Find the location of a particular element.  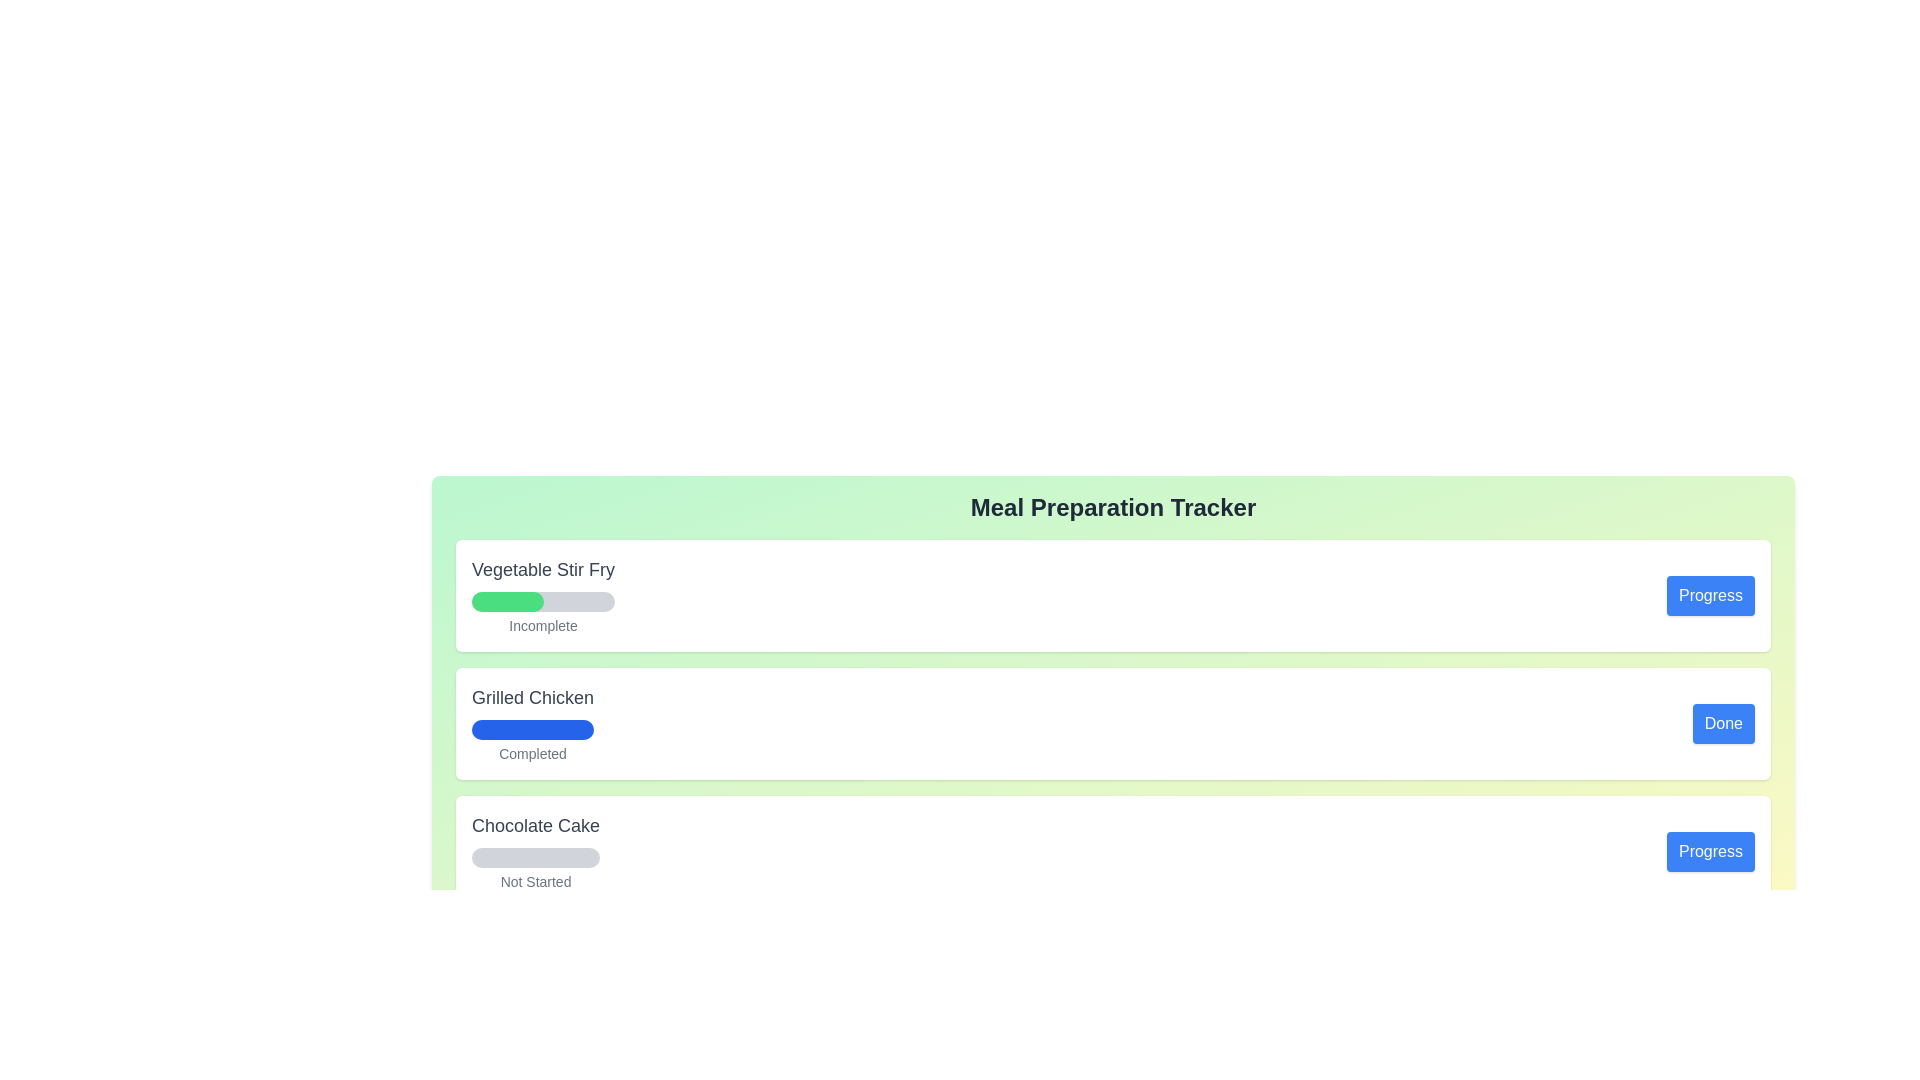

text labels of the Composite component displaying 'Grilled Chicken' and 'Completed' is located at coordinates (532, 724).